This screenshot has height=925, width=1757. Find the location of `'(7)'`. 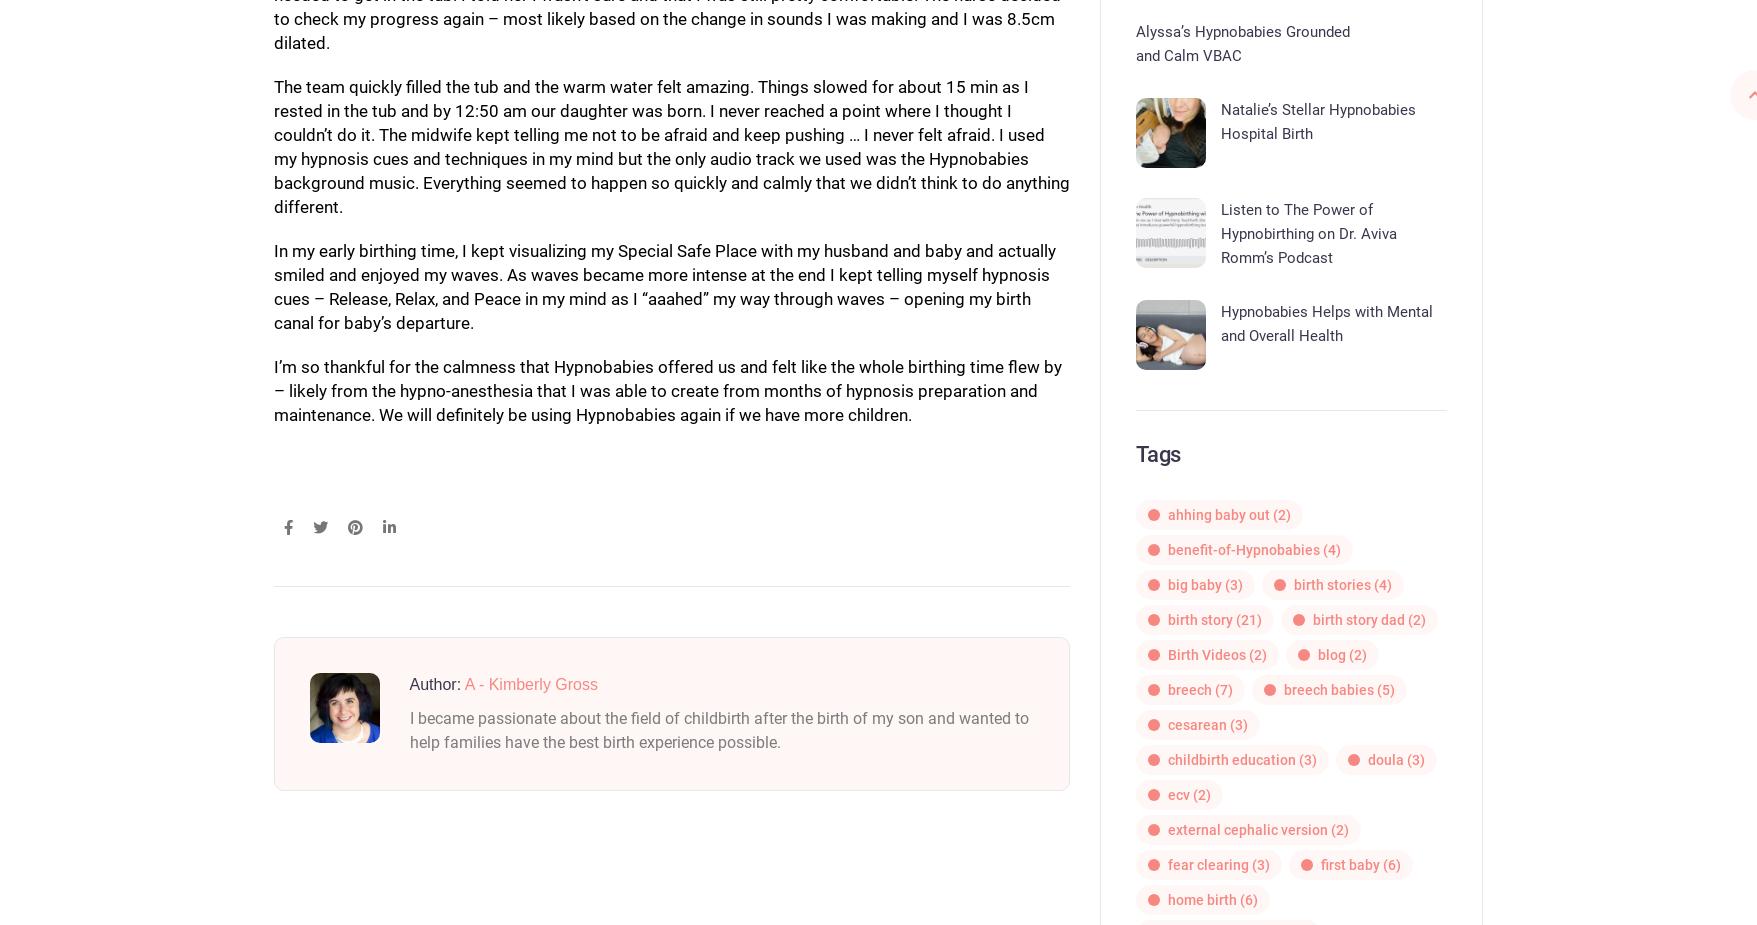

'(7)' is located at coordinates (1221, 689).